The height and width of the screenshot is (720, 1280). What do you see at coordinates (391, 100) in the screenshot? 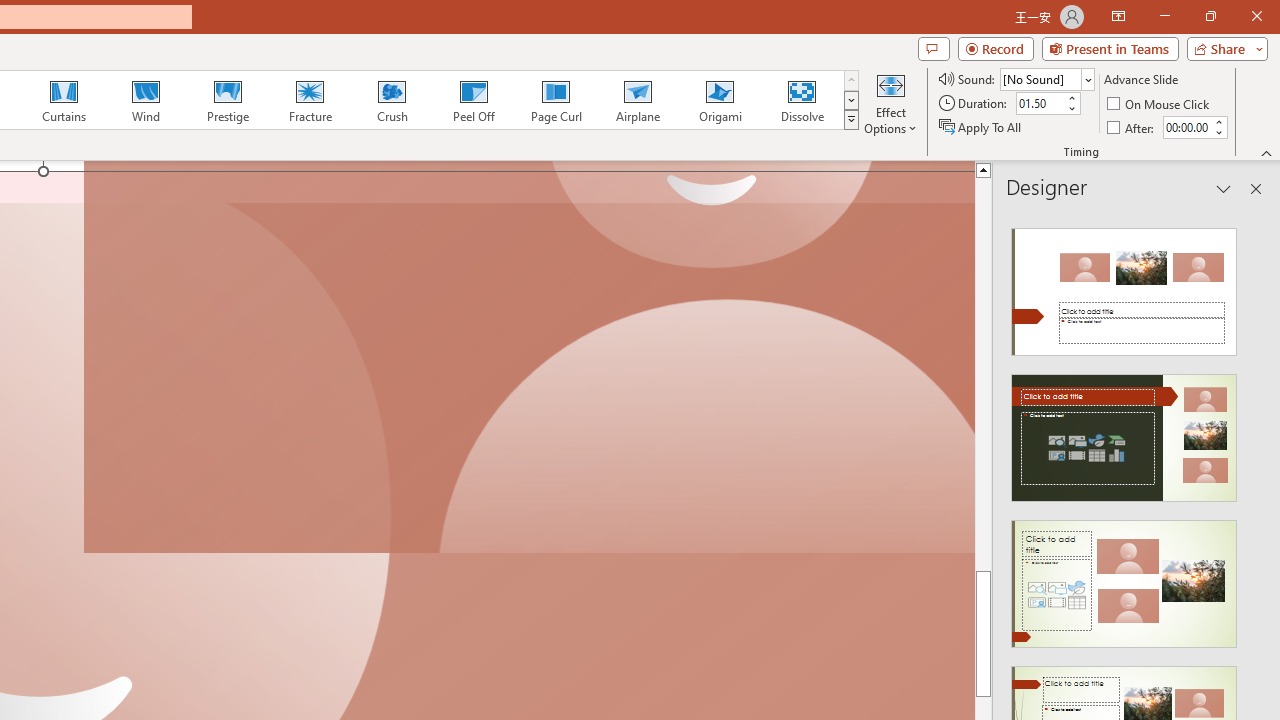
I see `'Crush'` at bounding box center [391, 100].